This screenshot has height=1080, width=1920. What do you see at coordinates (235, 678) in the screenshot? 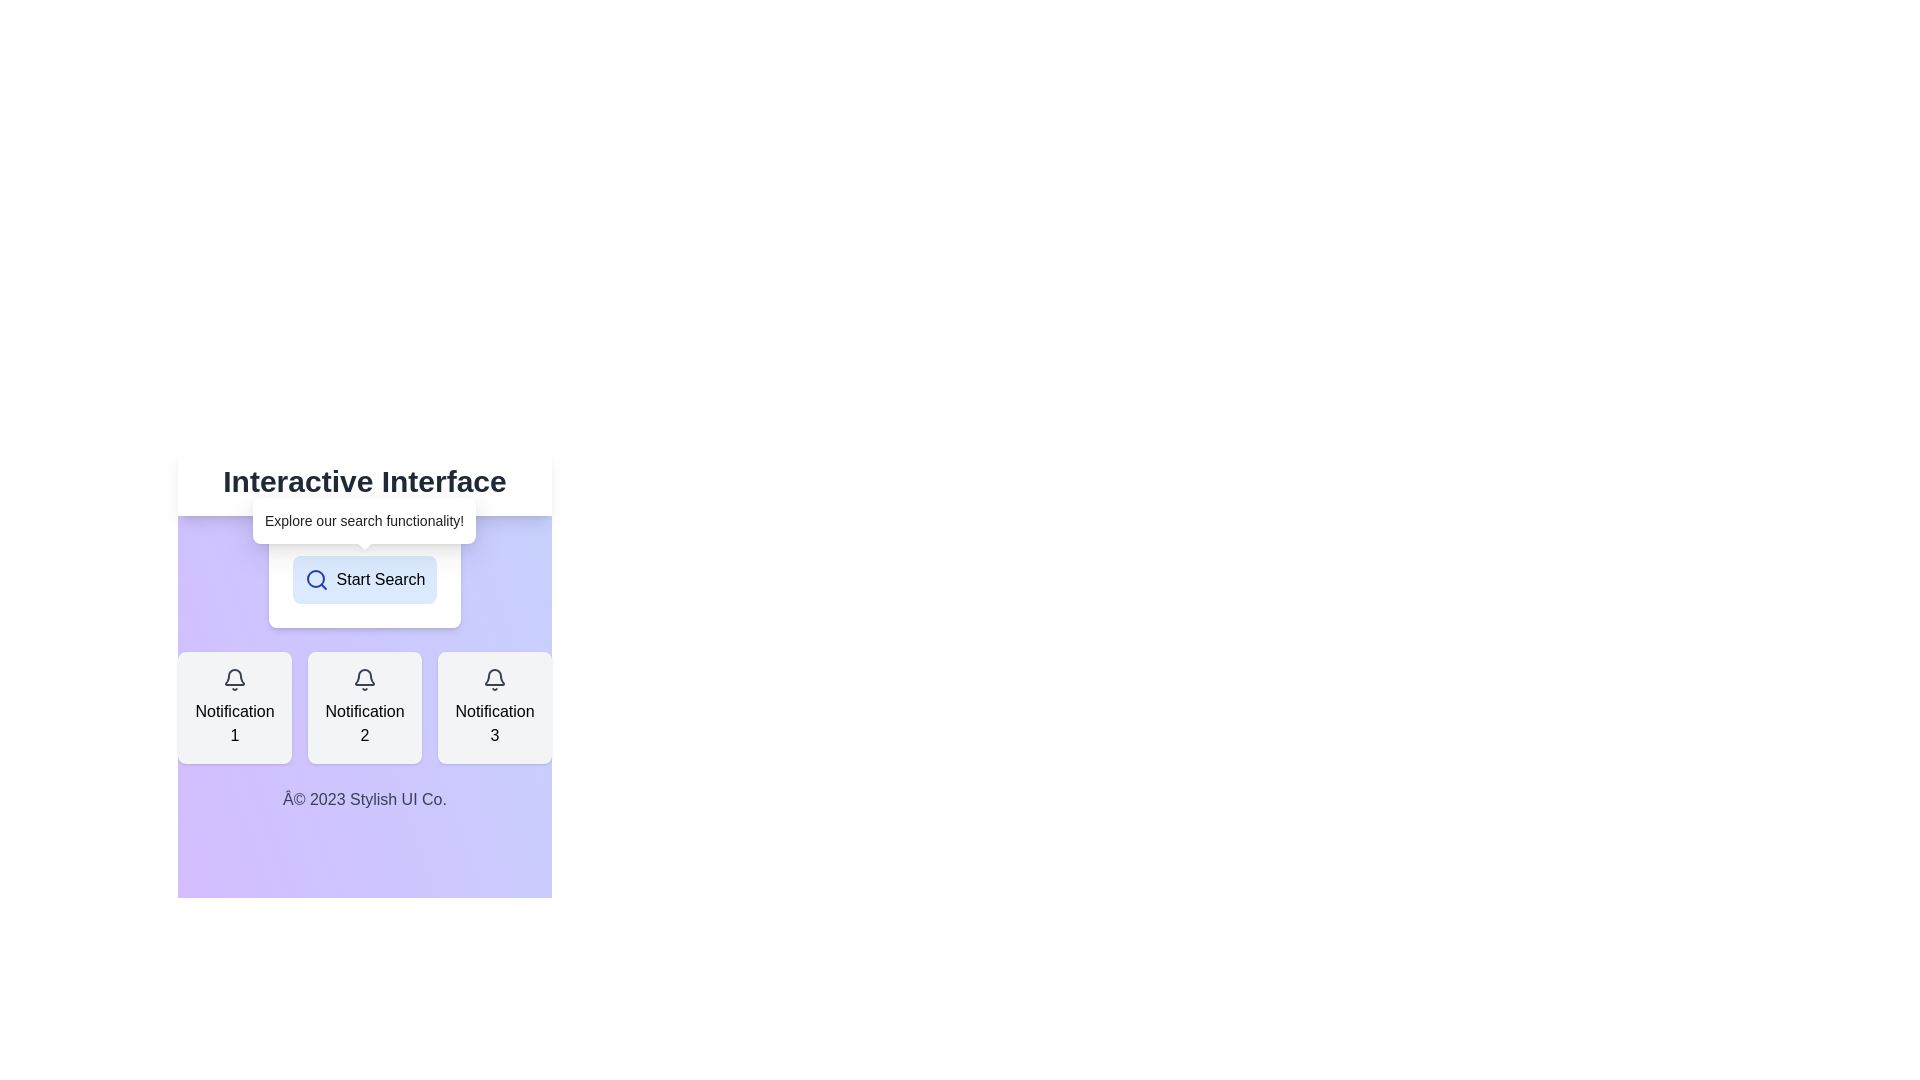
I see `the bell icon located at the top center of the first notification card, which is styled in dark gray and has a minimalist design` at bounding box center [235, 678].